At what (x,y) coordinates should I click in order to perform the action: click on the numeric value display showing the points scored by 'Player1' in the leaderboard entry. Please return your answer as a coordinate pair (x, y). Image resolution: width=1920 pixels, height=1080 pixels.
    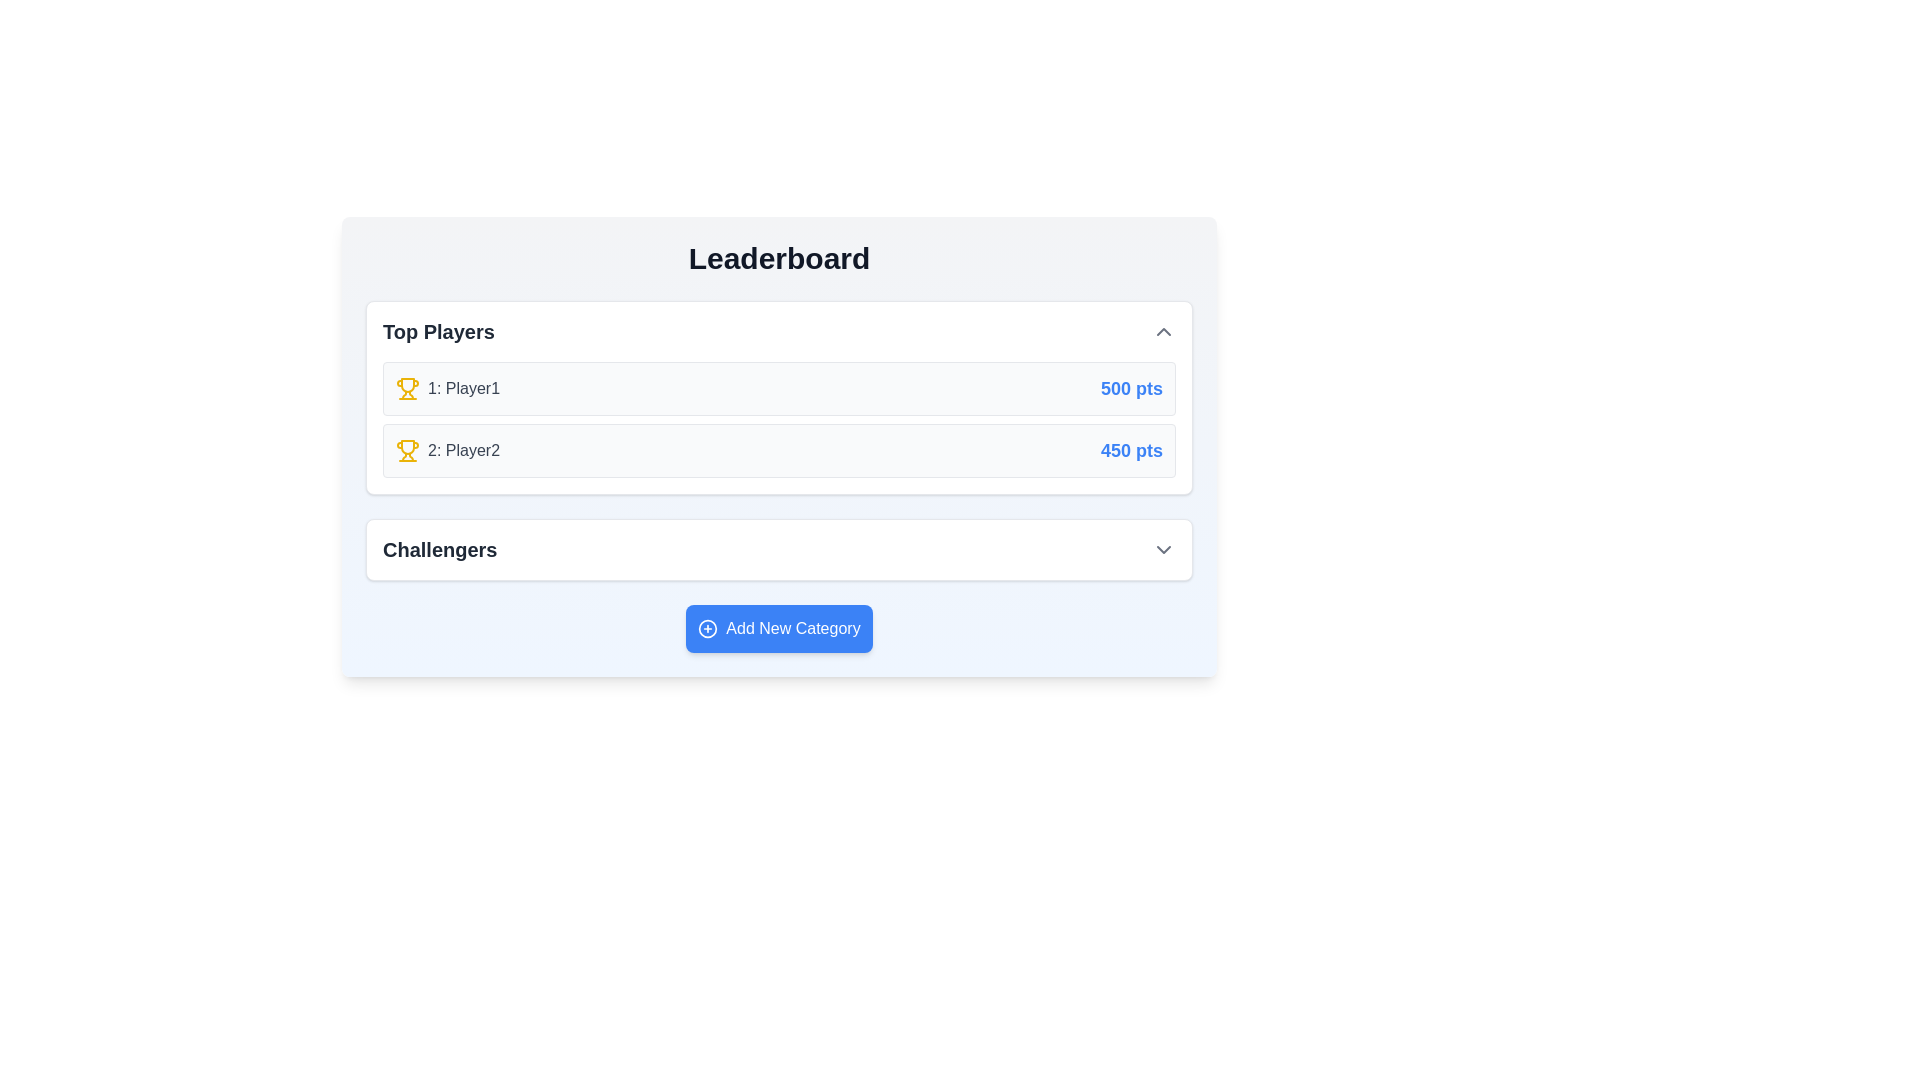
    Looking at the image, I should click on (1132, 389).